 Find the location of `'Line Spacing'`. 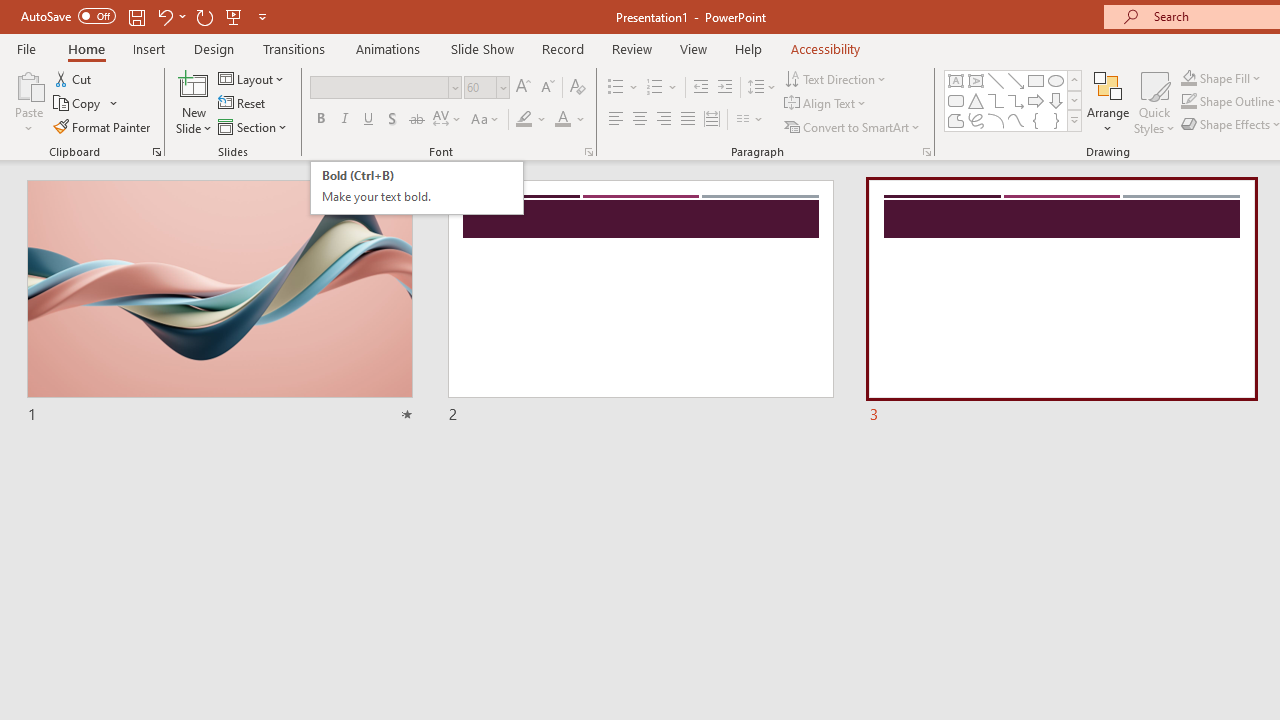

'Line Spacing' is located at coordinates (761, 86).